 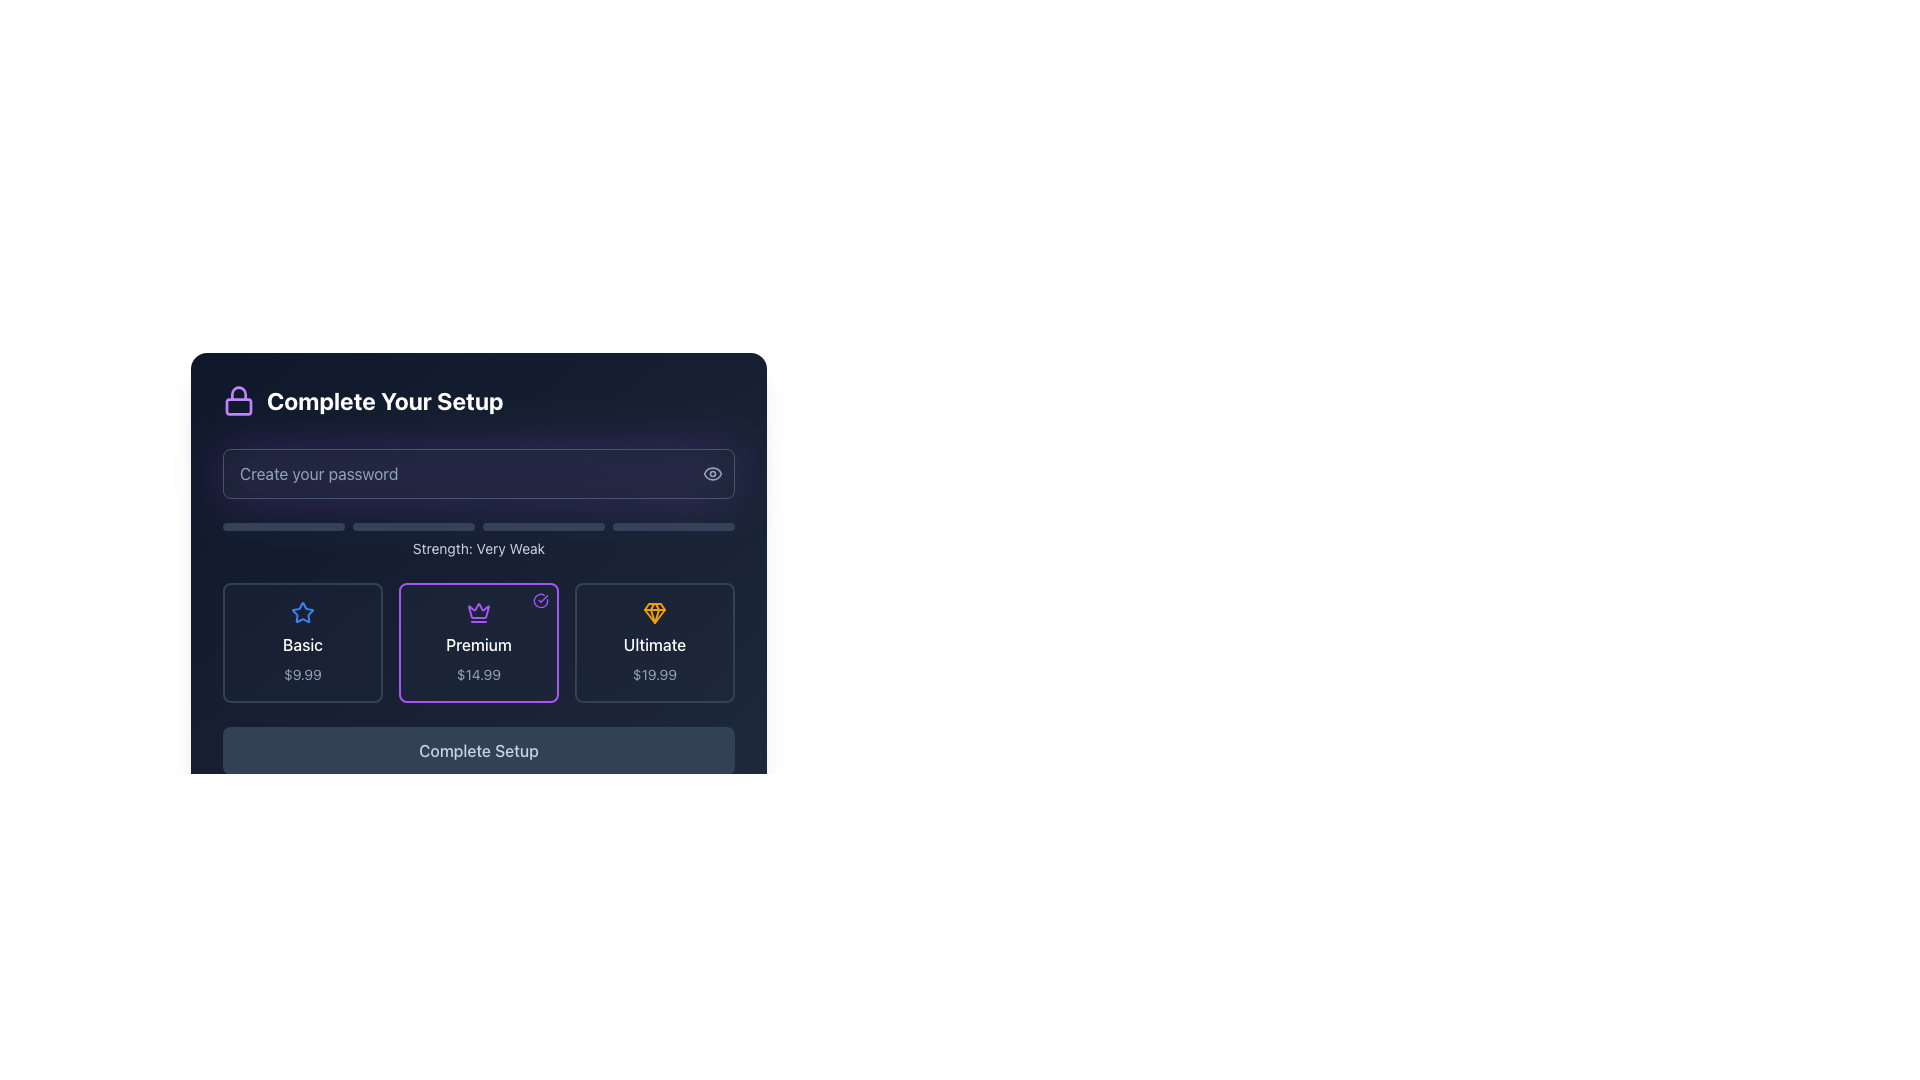 I want to click on the 'Basic' Plan selection card, which features a blue star icon at the top, white text reading 'Basic' in the center, and a price of '$9.99' at the bottom, so click(x=301, y=643).